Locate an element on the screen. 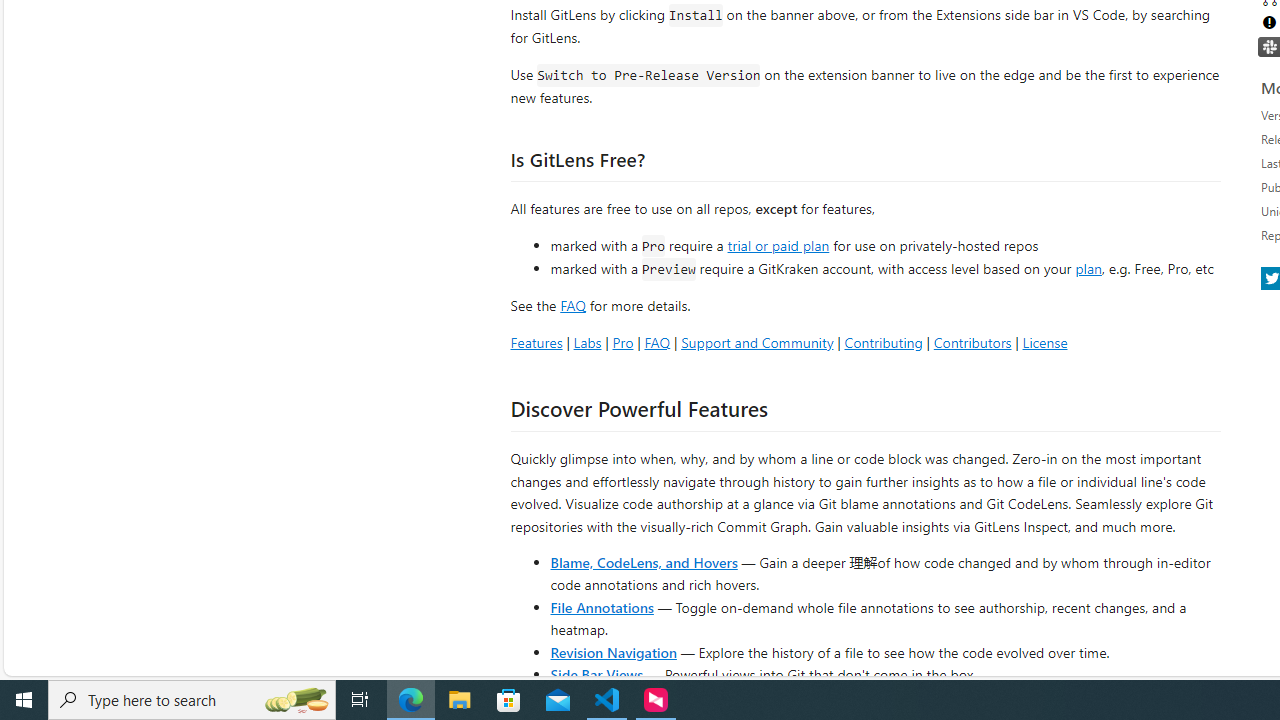 The height and width of the screenshot is (720, 1280). 'Support and Community' is located at coordinates (756, 341).